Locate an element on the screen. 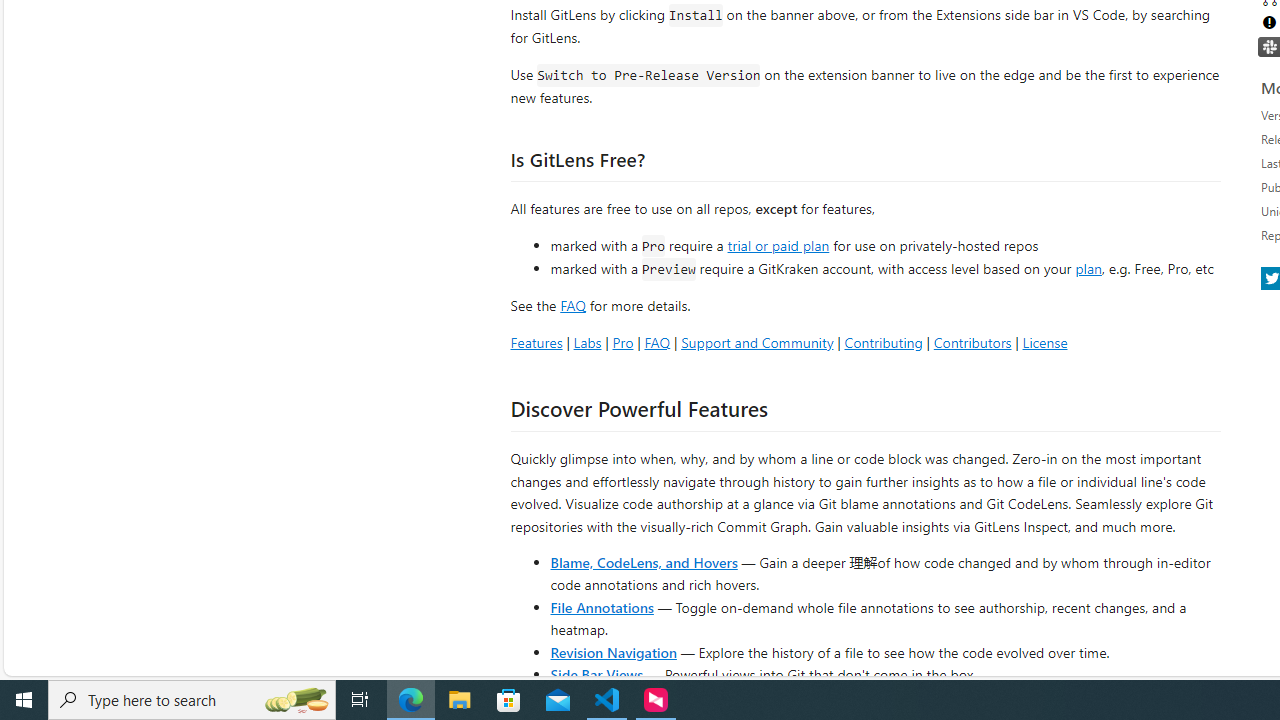 The height and width of the screenshot is (720, 1280). 'Support and Community' is located at coordinates (756, 341).